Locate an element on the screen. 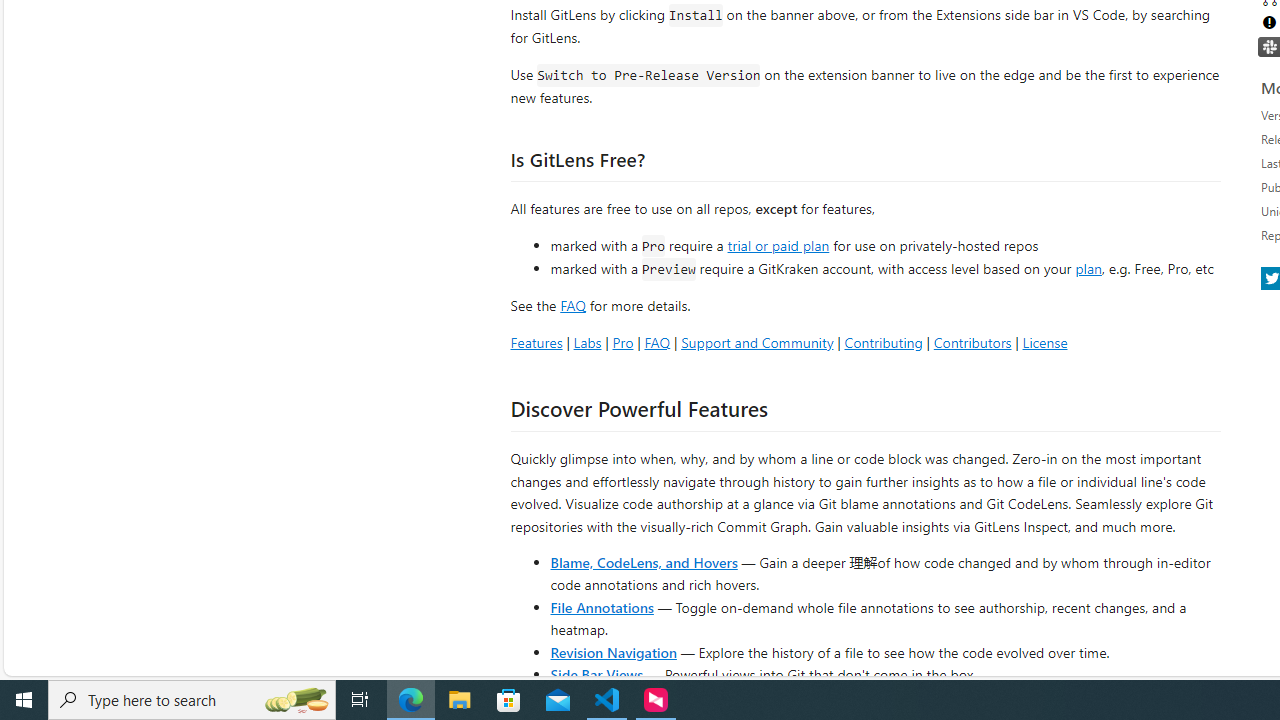 The height and width of the screenshot is (720, 1280). 'Support and Community' is located at coordinates (756, 341).